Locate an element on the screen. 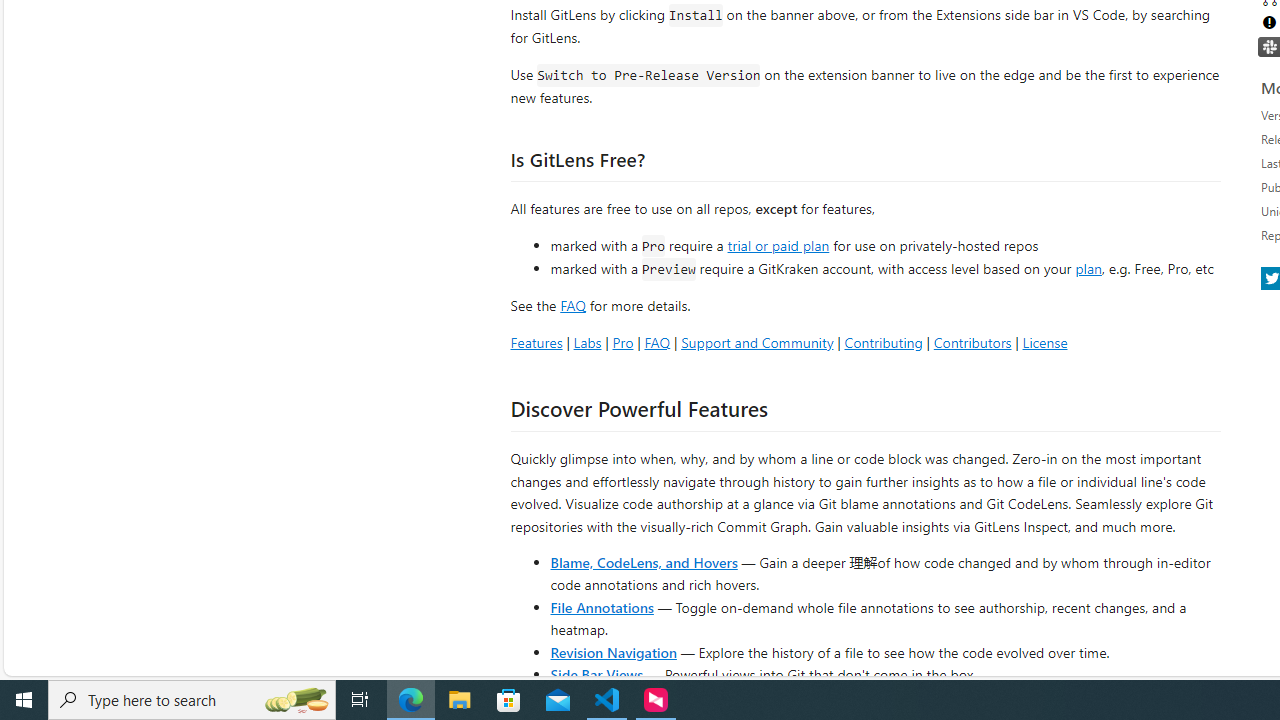 The height and width of the screenshot is (720, 1280). 'Support and Community' is located at coordinates (756, 341).